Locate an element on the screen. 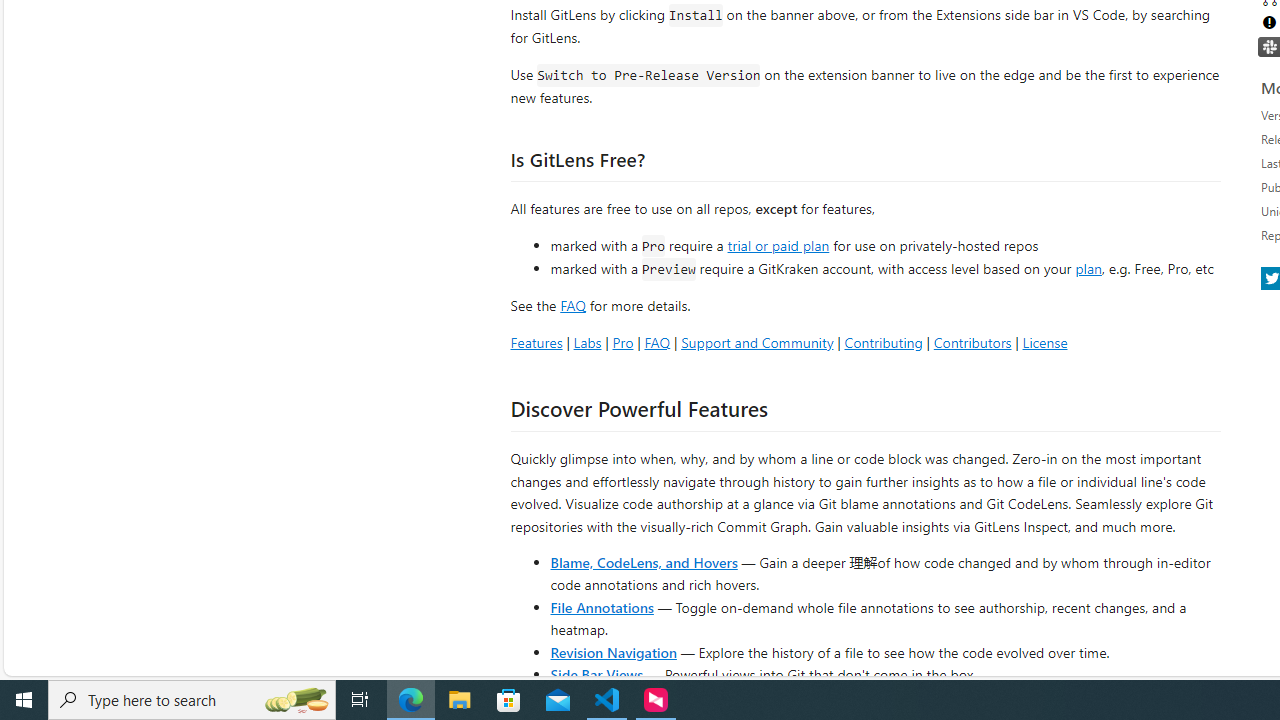 The height and width of the screenshot is (720, 1280). 'Support and Community' is located at coordinates (756, 341).